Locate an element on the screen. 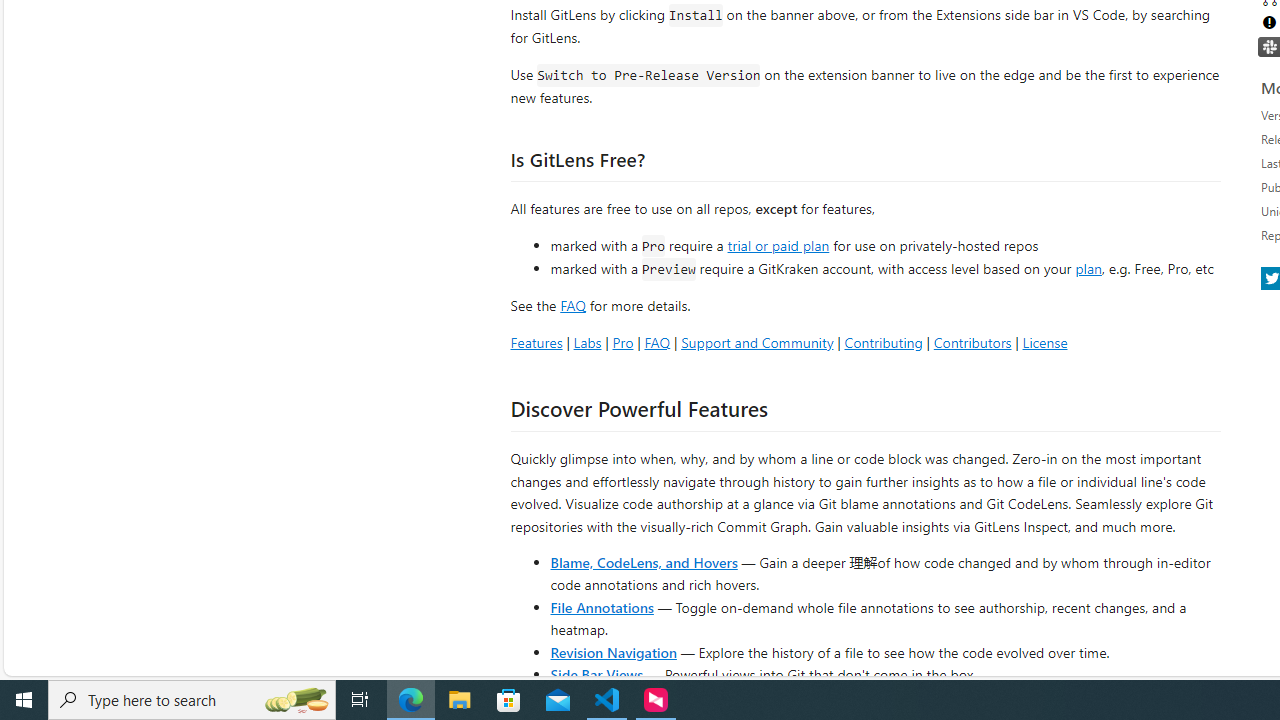 The height and width of the screenshot is (720, 1280). 'Support and Community' is located at coordinates (756, 341).